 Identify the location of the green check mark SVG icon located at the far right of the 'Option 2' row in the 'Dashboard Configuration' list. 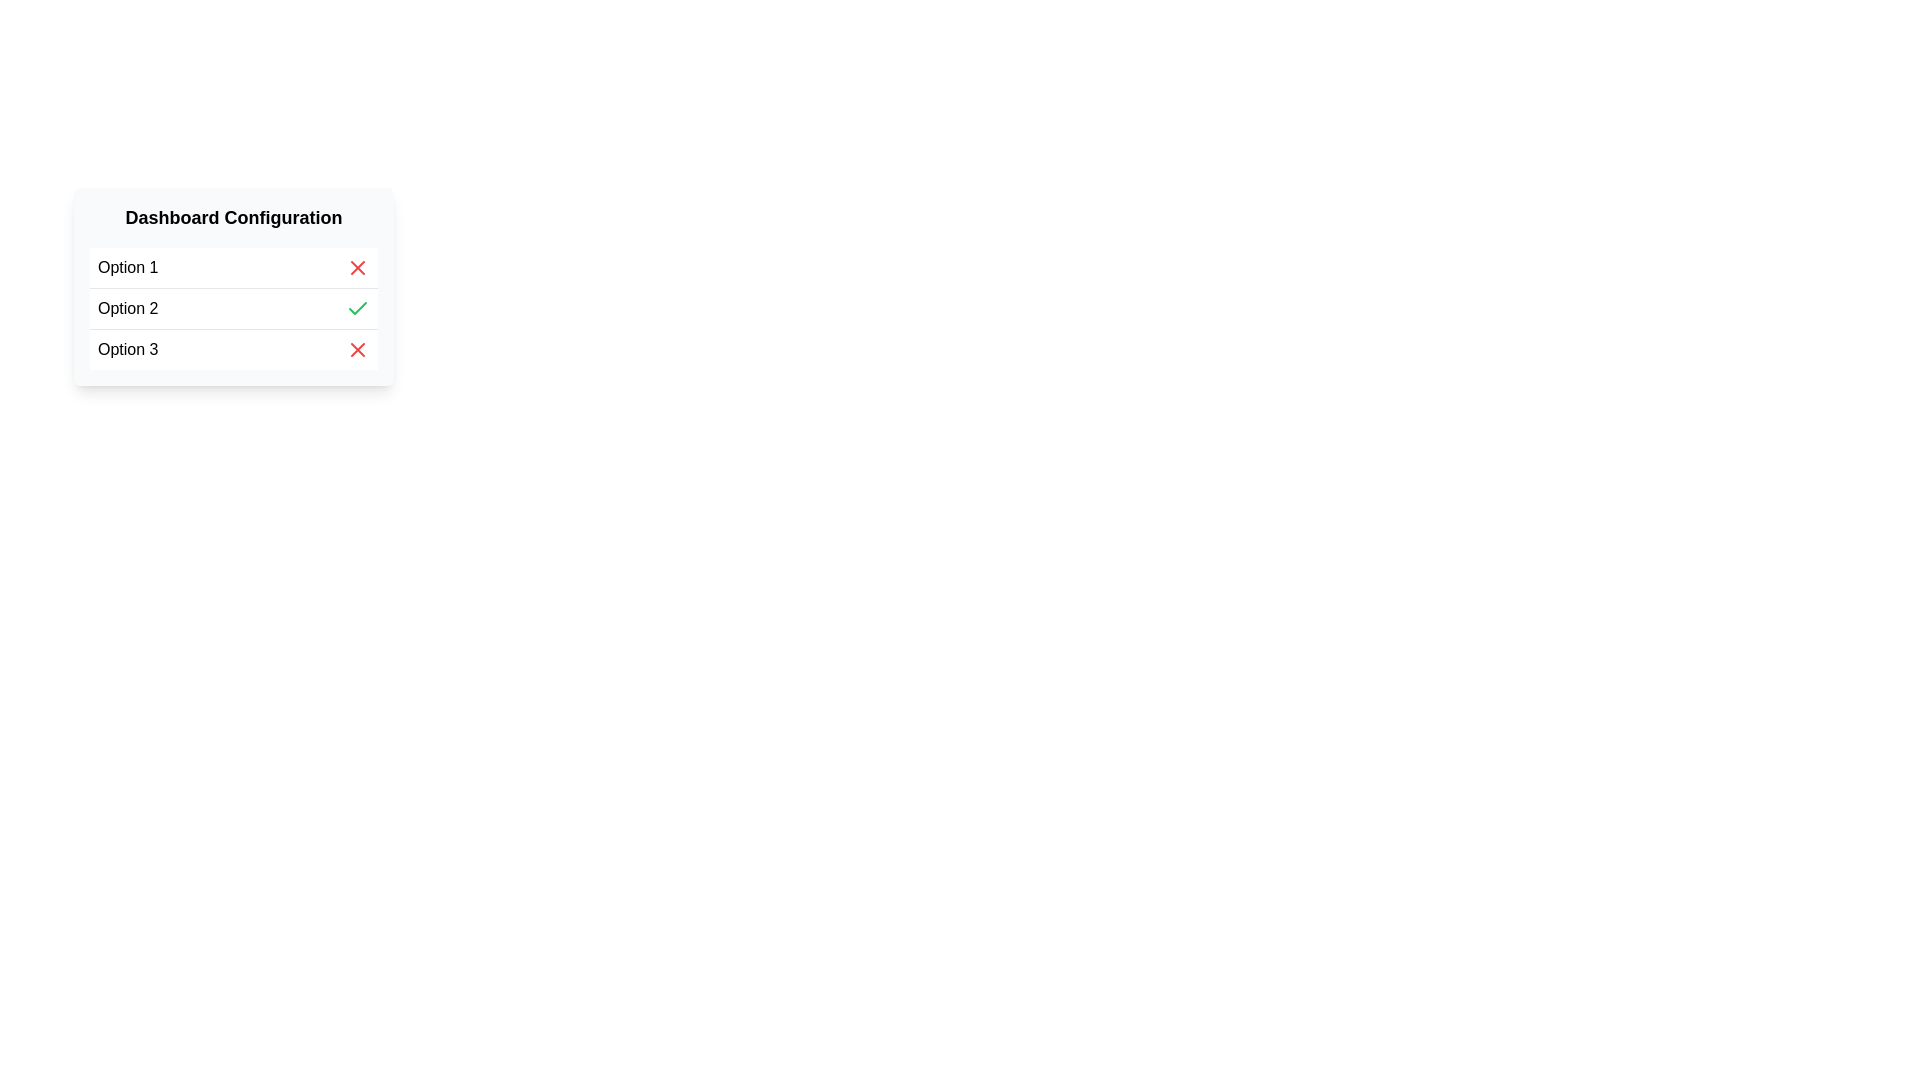
(358, 308).